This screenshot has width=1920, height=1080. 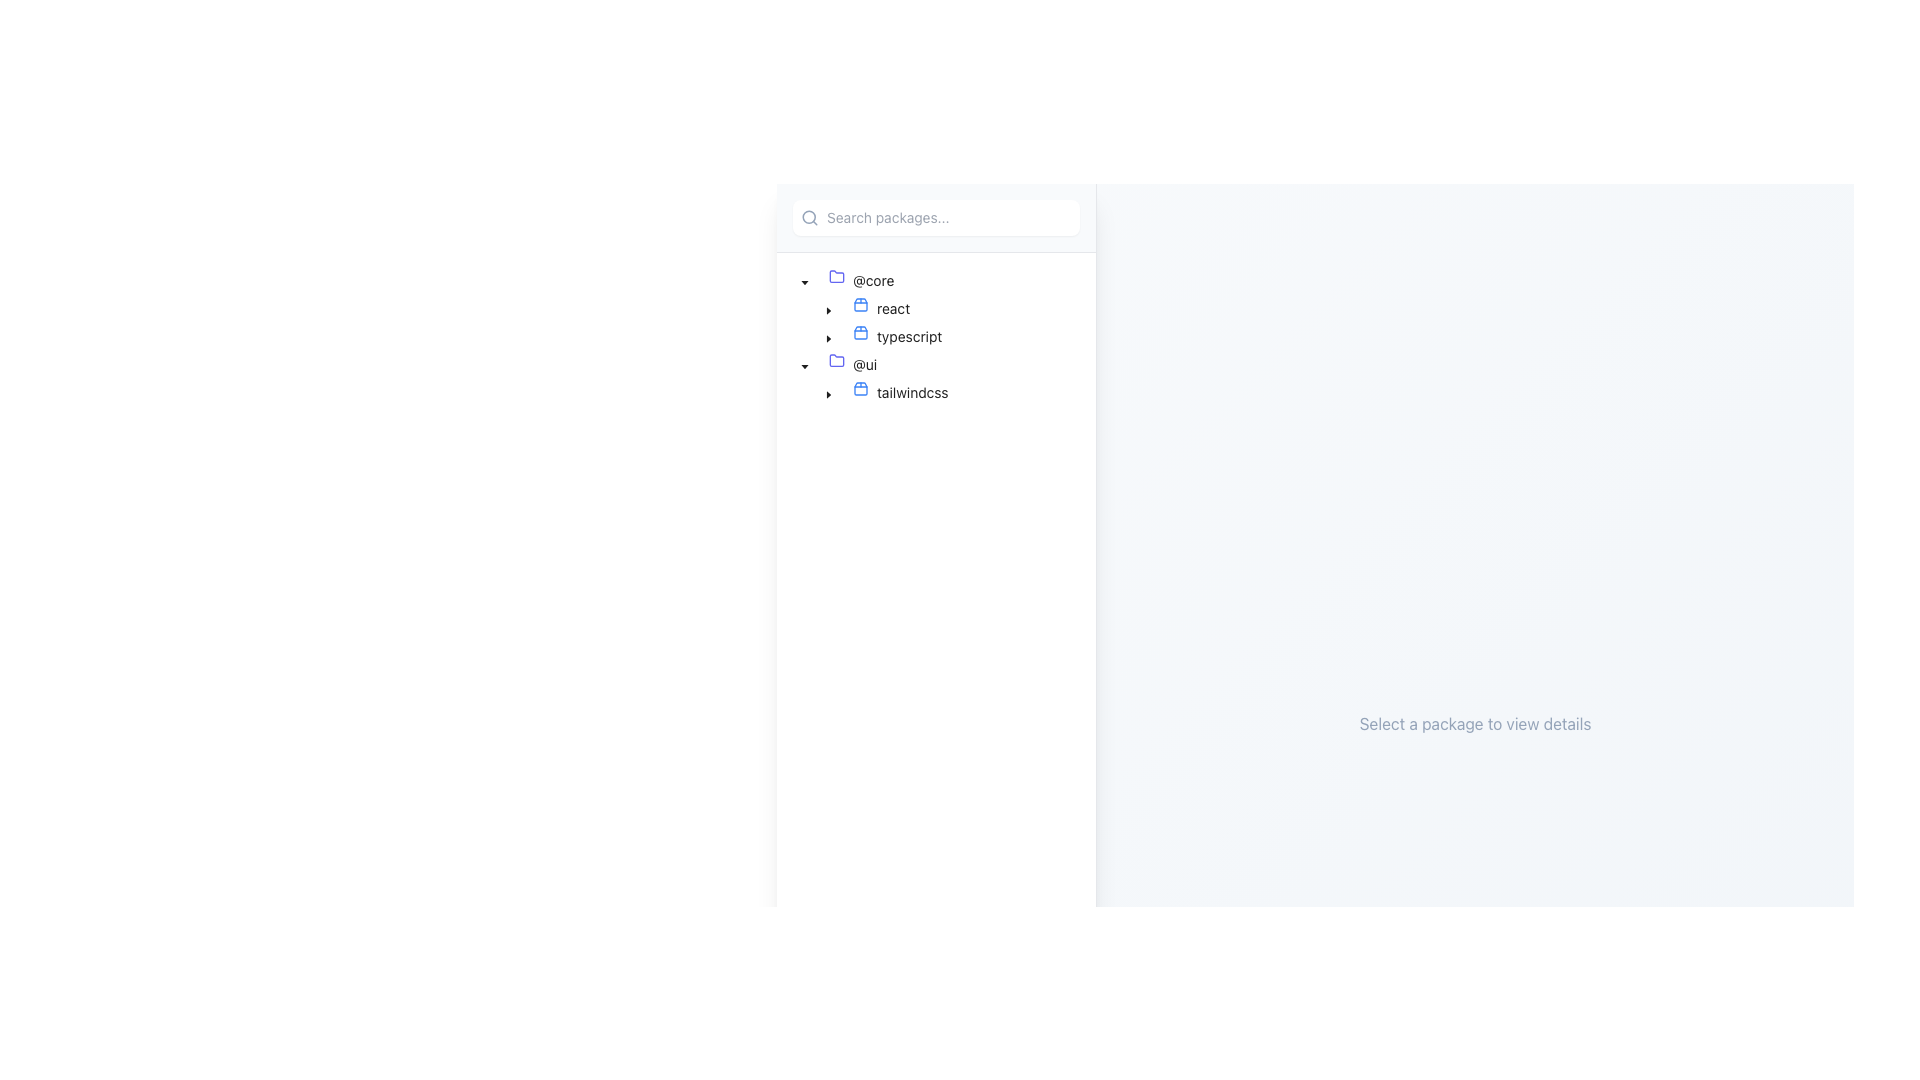 What do you see at coordinates (935, 338) in the screenshot?
I see `the third item in the navigation panel of the Tree structure` at bounding box center [935, 338].